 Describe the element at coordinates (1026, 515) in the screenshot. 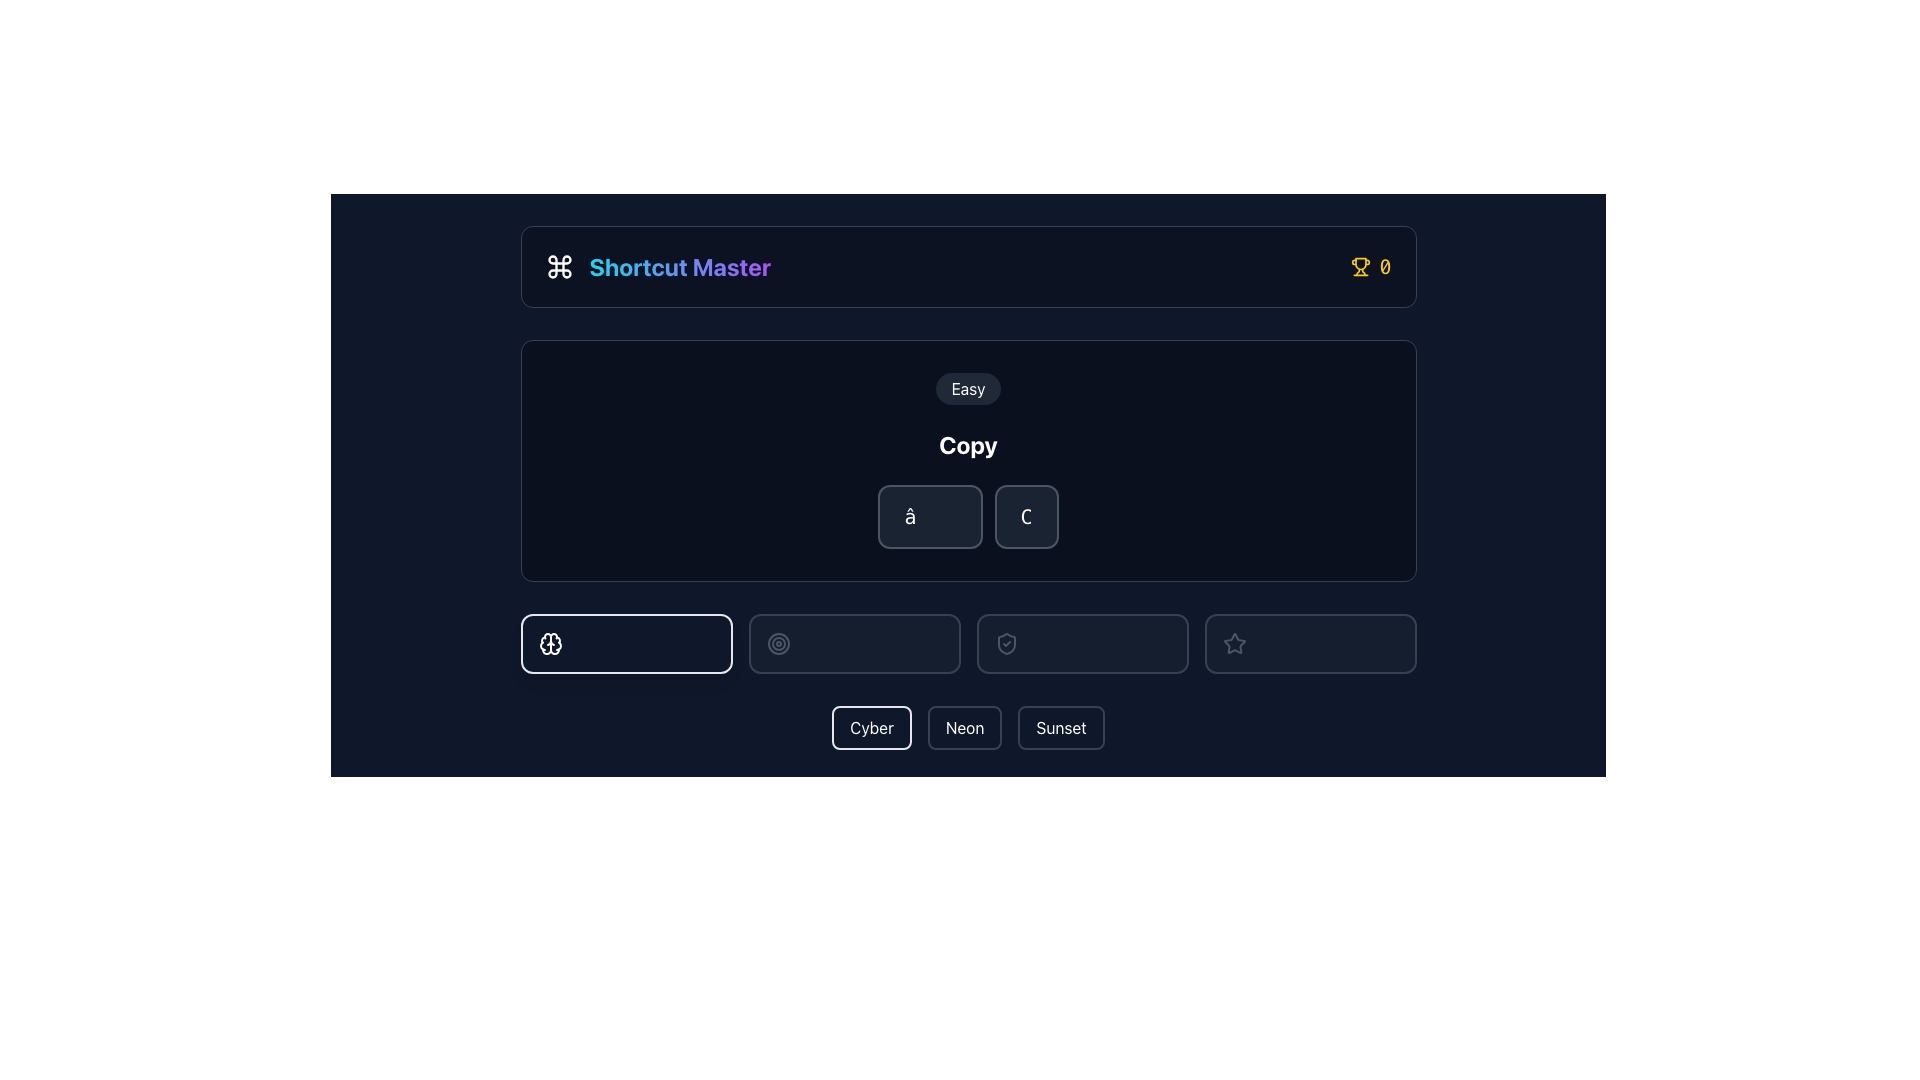

I see `the rounded rectangular button with a dark background and the text 'C' in a white monospace font to observe any hover effects` at that location.